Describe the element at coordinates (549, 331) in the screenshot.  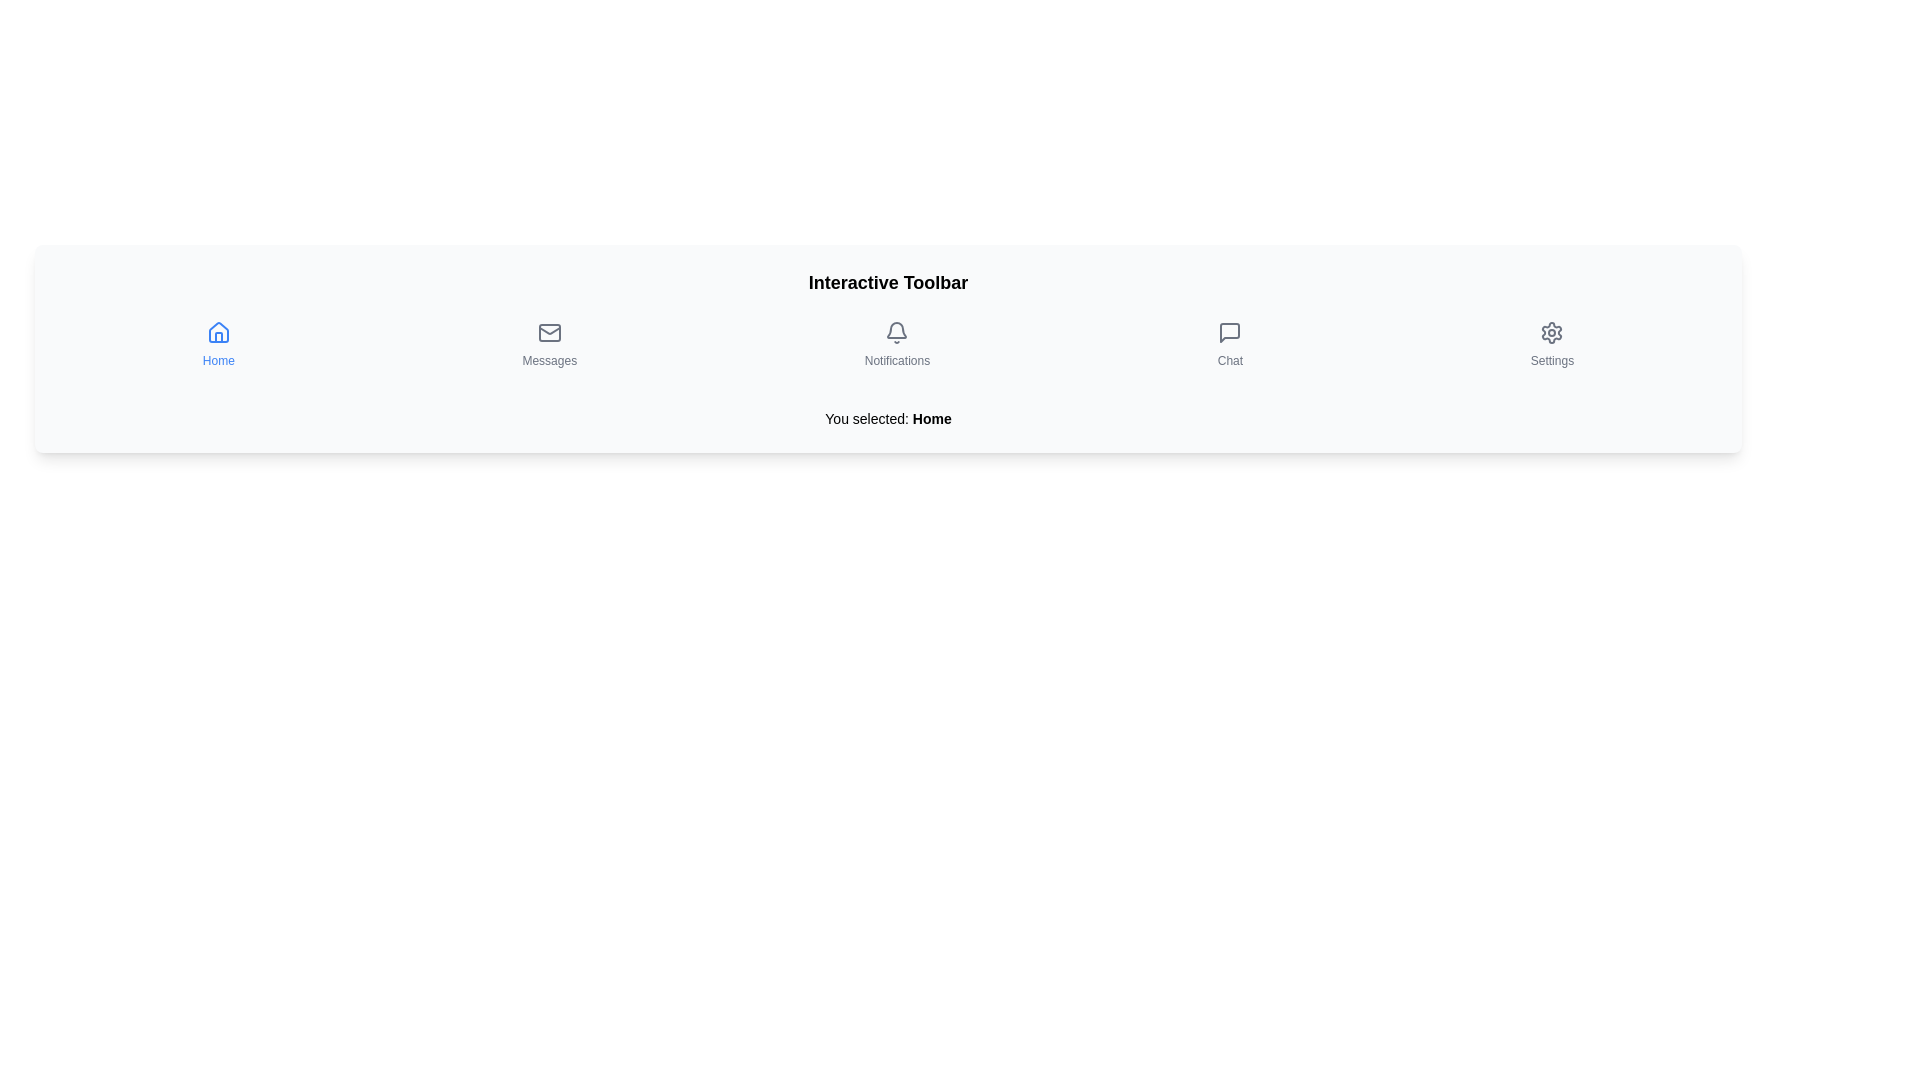
I see `the light gray rectangular shape within the envelope icon that represents 'Messages' in the toolbar, located between the 'Home' and 'Notifications' icons` at that location.